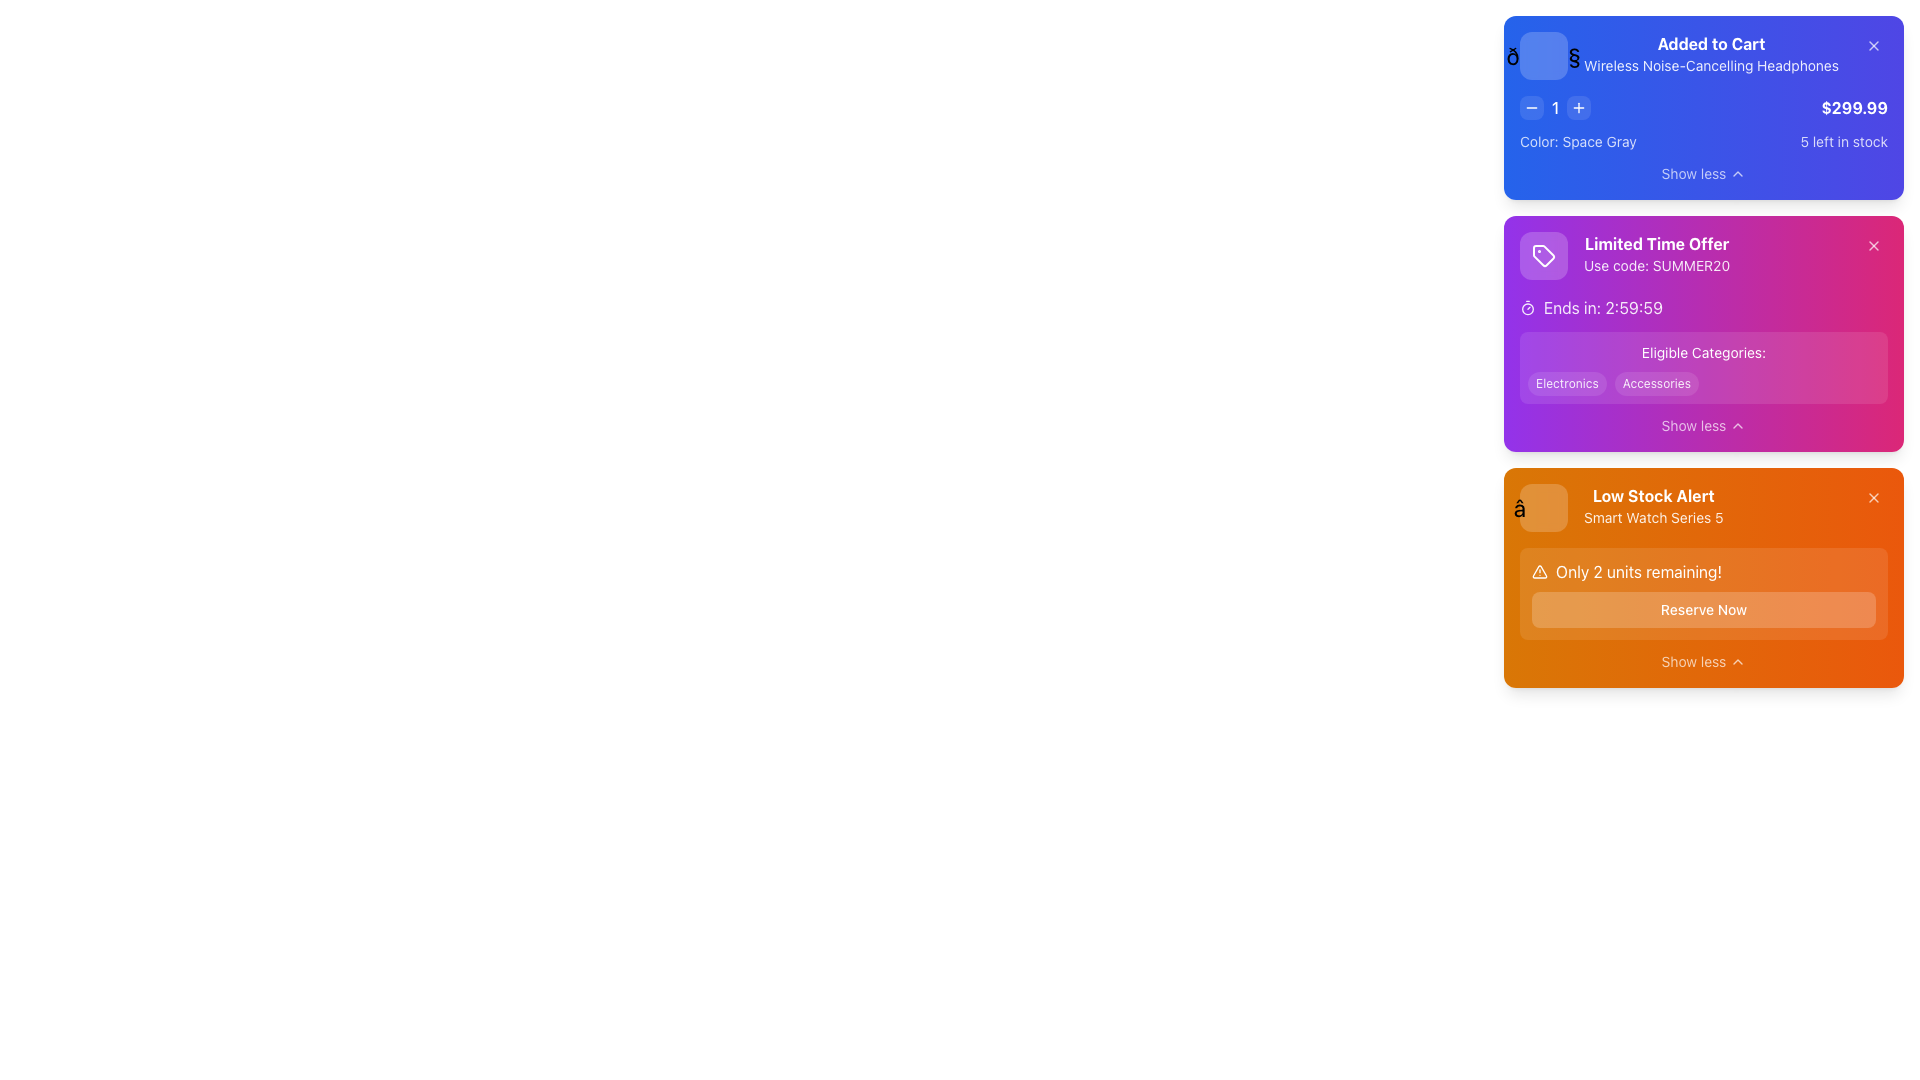 The width and height of the screenshot is (1920, 1080). I want to click on the informational or warning icon located to the left of the 'Only 2 units remaining!' text in the 'Low Stock Alert' card component, if it is interactive, so click(1539, 571).